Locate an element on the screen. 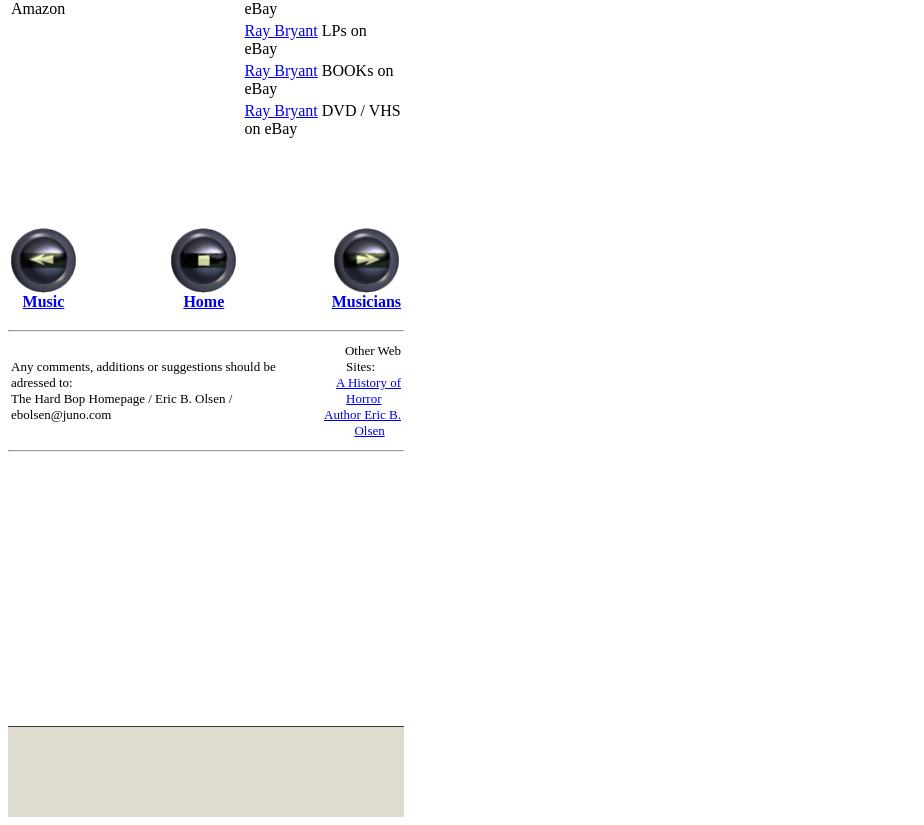 The image size is (924, 825). 'BOOKs on eBay' is located at coordinates (318, 77).